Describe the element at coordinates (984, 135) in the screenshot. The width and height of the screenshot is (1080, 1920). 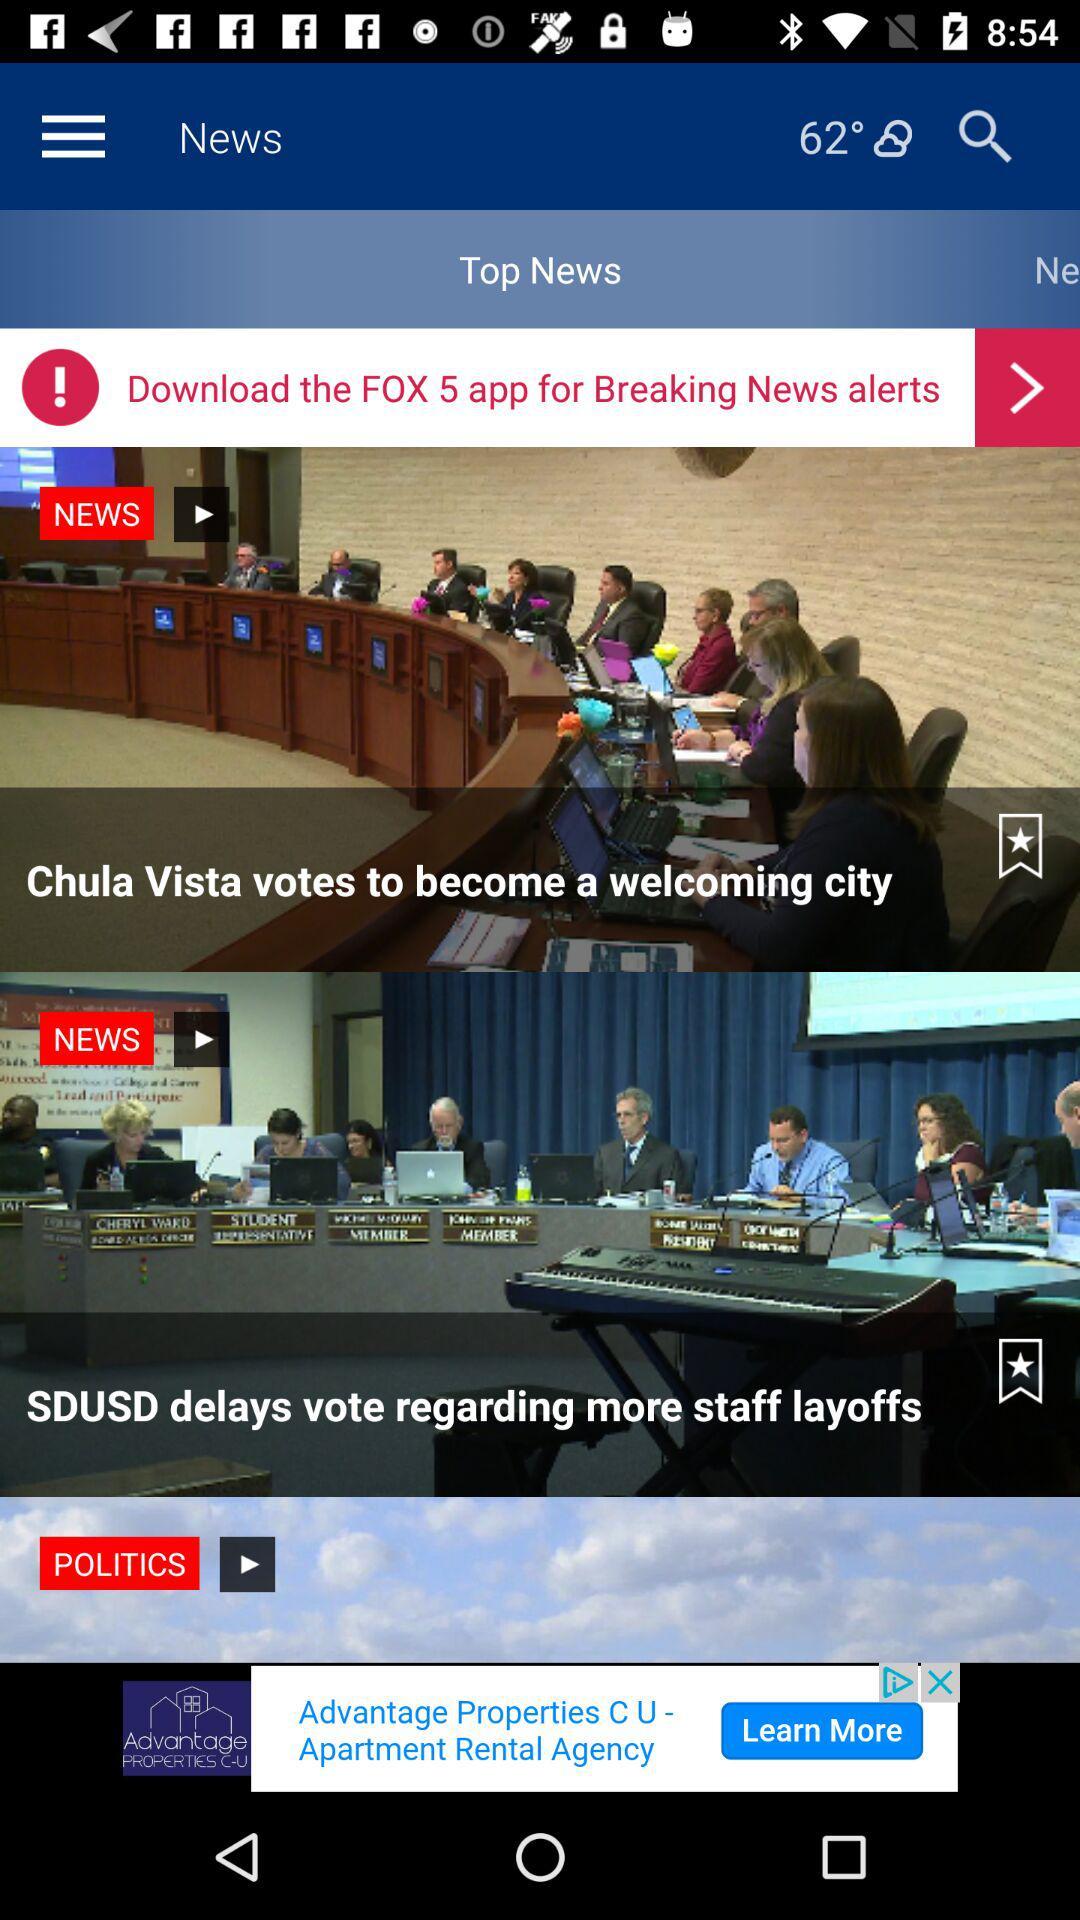
I see `search` at that location.